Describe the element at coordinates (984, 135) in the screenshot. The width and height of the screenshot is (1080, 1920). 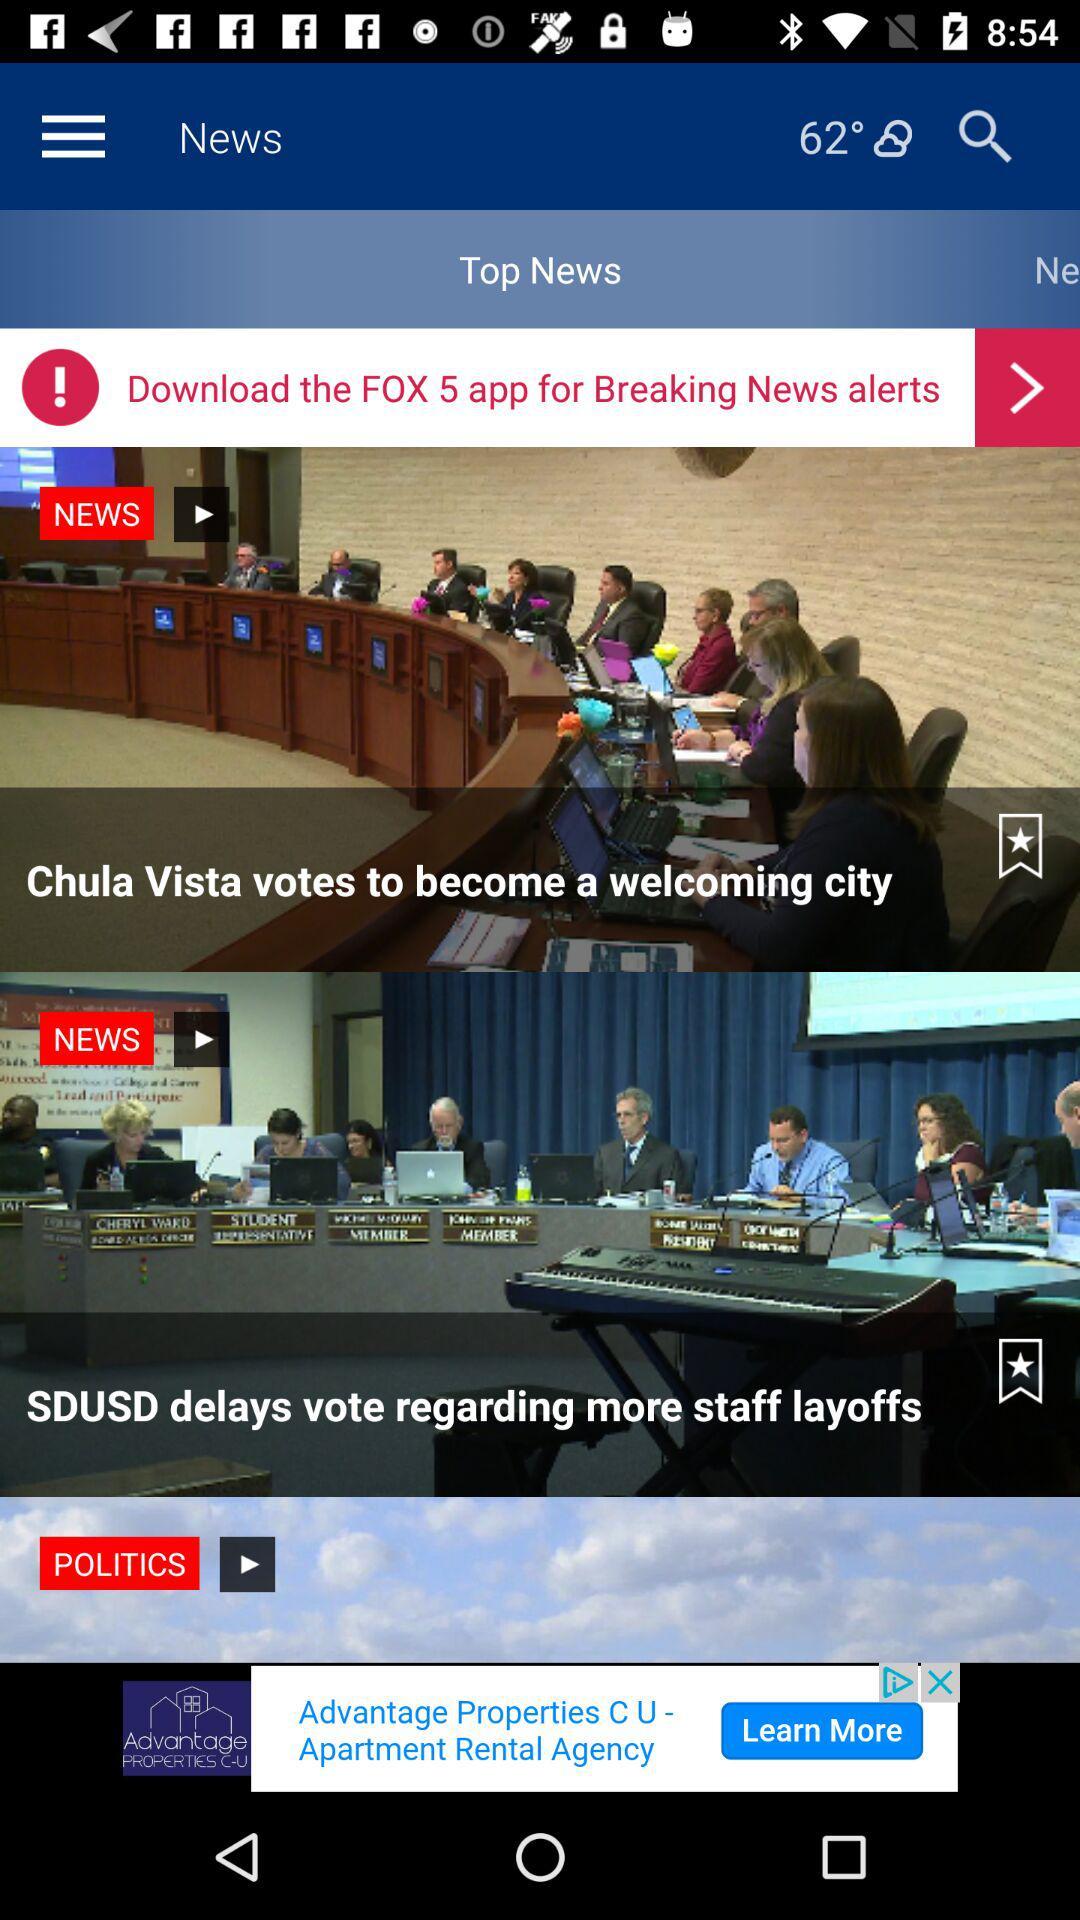
I see `search` at that location.